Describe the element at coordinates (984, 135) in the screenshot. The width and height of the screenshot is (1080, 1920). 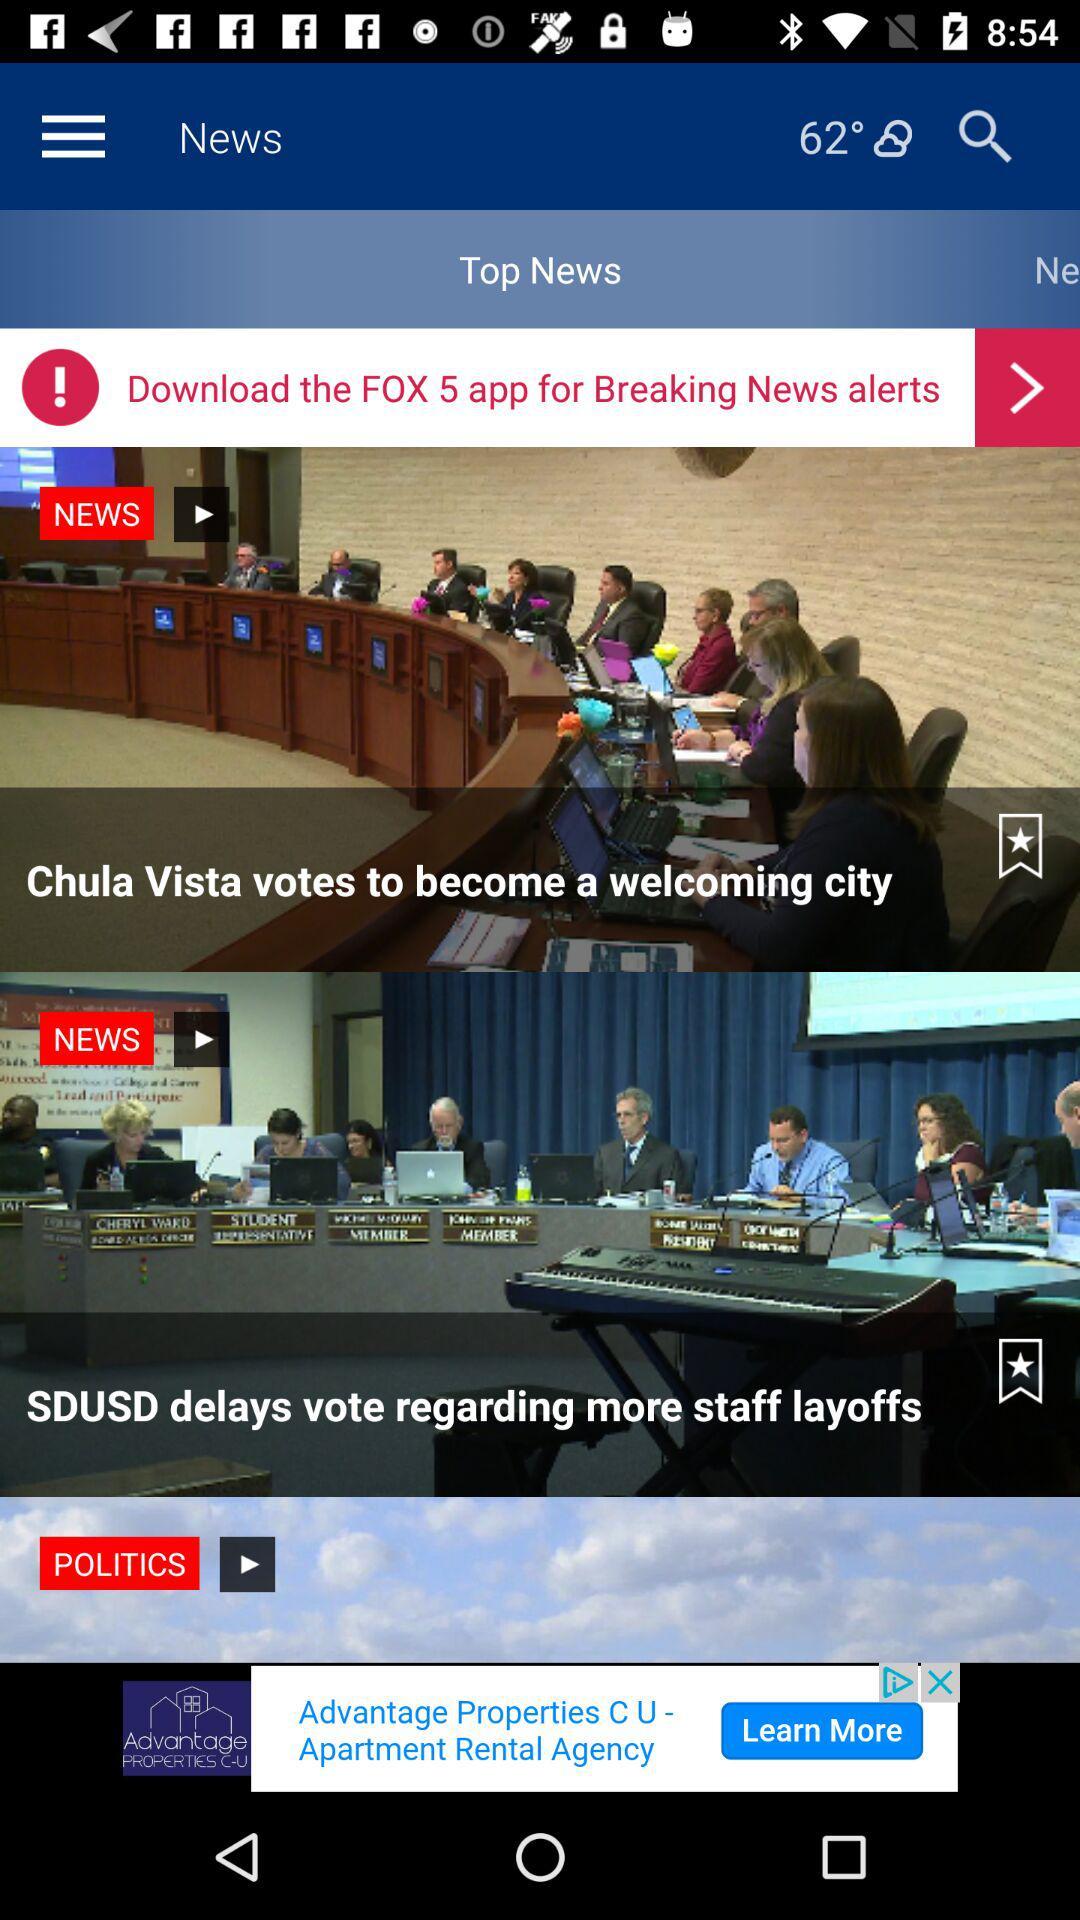
I see `search` at that location.